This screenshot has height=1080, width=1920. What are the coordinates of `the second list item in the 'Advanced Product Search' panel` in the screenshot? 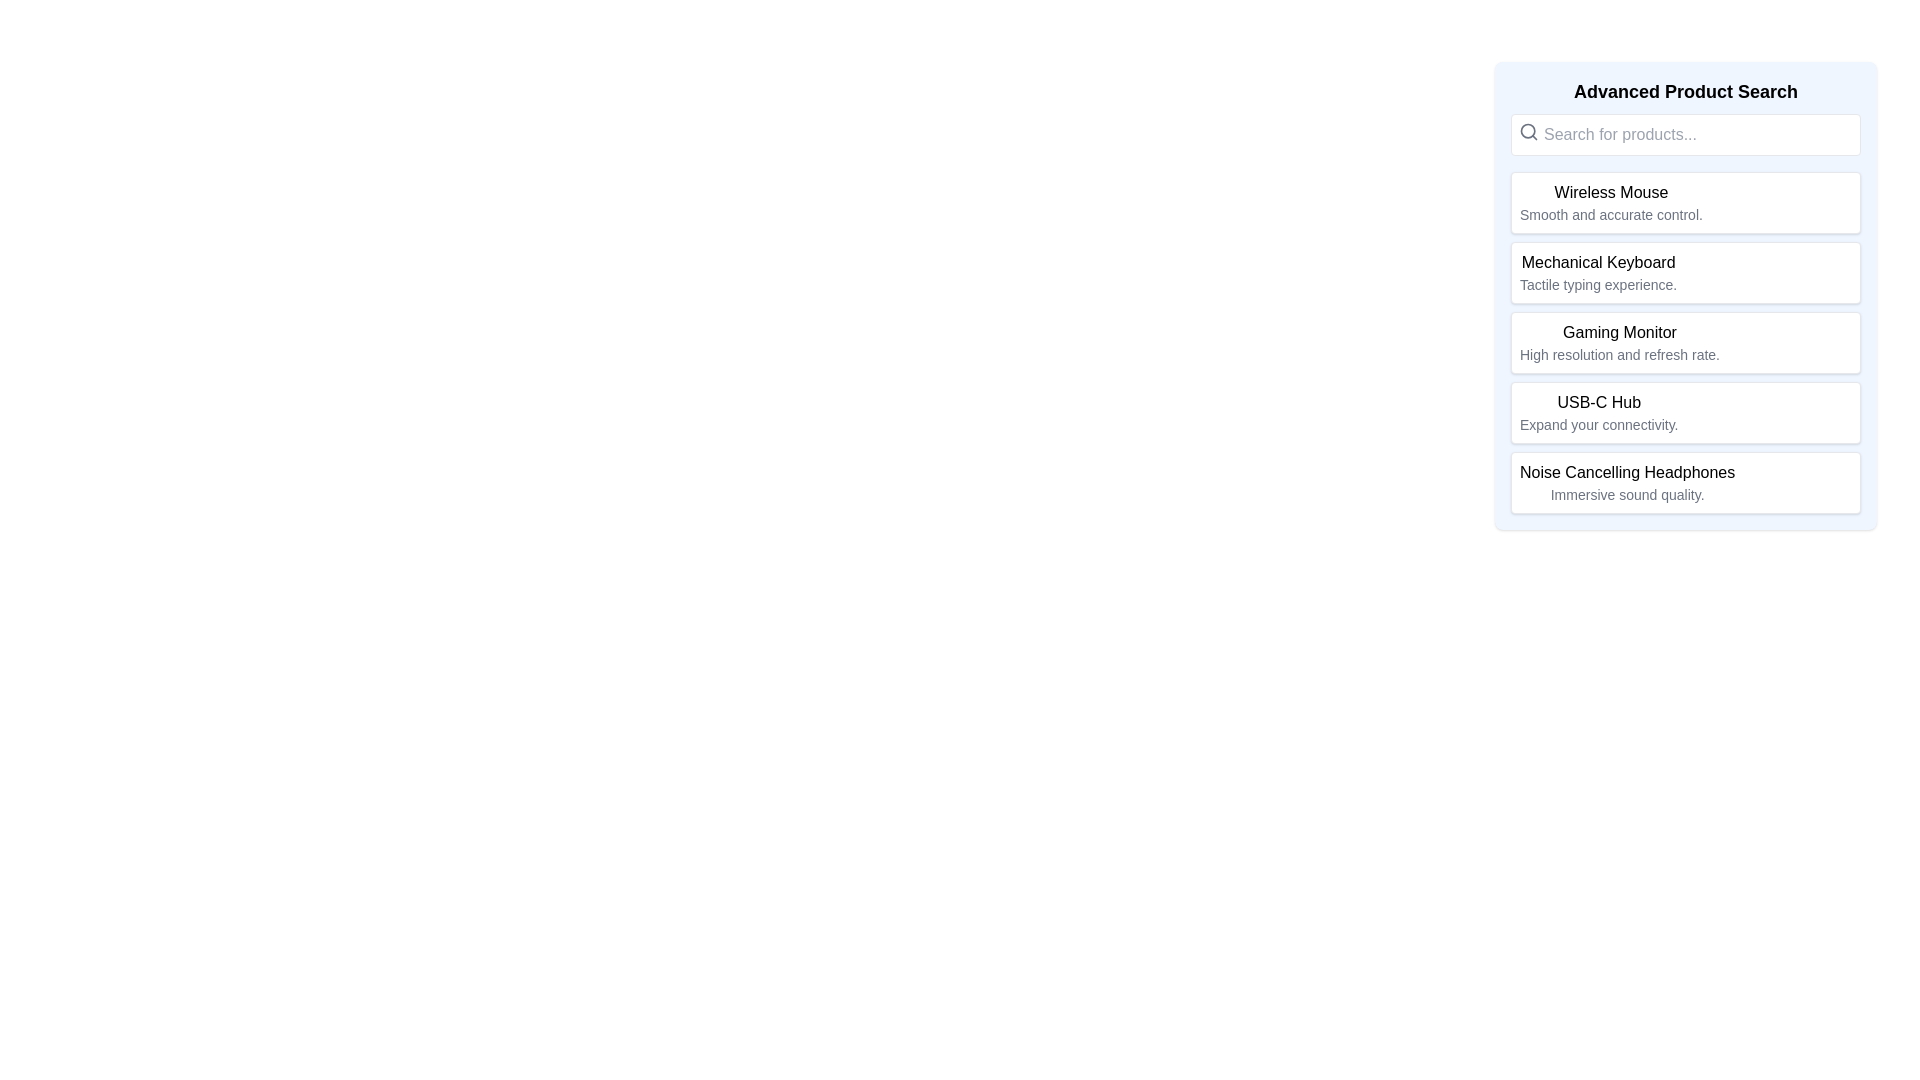 It's located at (1684, 296).